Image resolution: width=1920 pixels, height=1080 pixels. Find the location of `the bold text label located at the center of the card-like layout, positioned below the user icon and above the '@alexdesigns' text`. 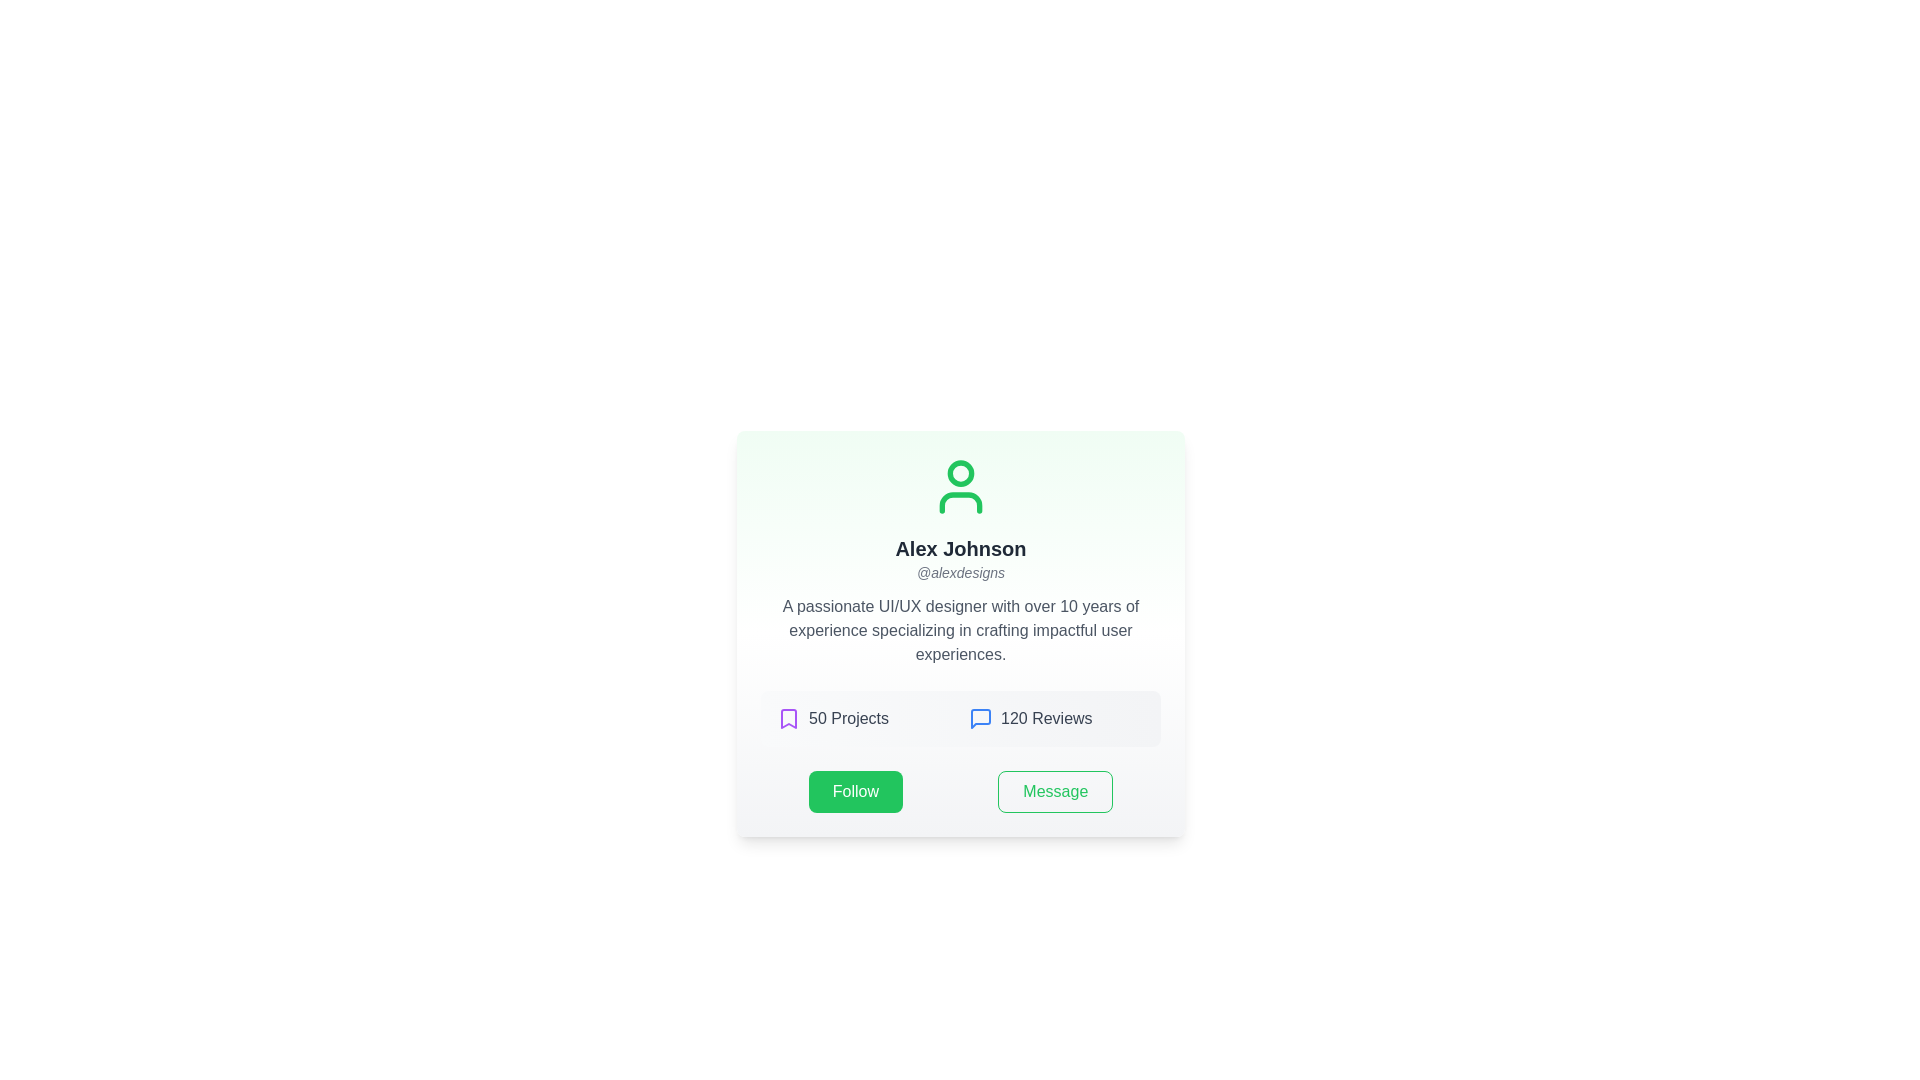

the bold text label located at the center of the card-like layout, positioned below the user icon and above the '@alexdesigns' text is located at coordinates (960, 548).